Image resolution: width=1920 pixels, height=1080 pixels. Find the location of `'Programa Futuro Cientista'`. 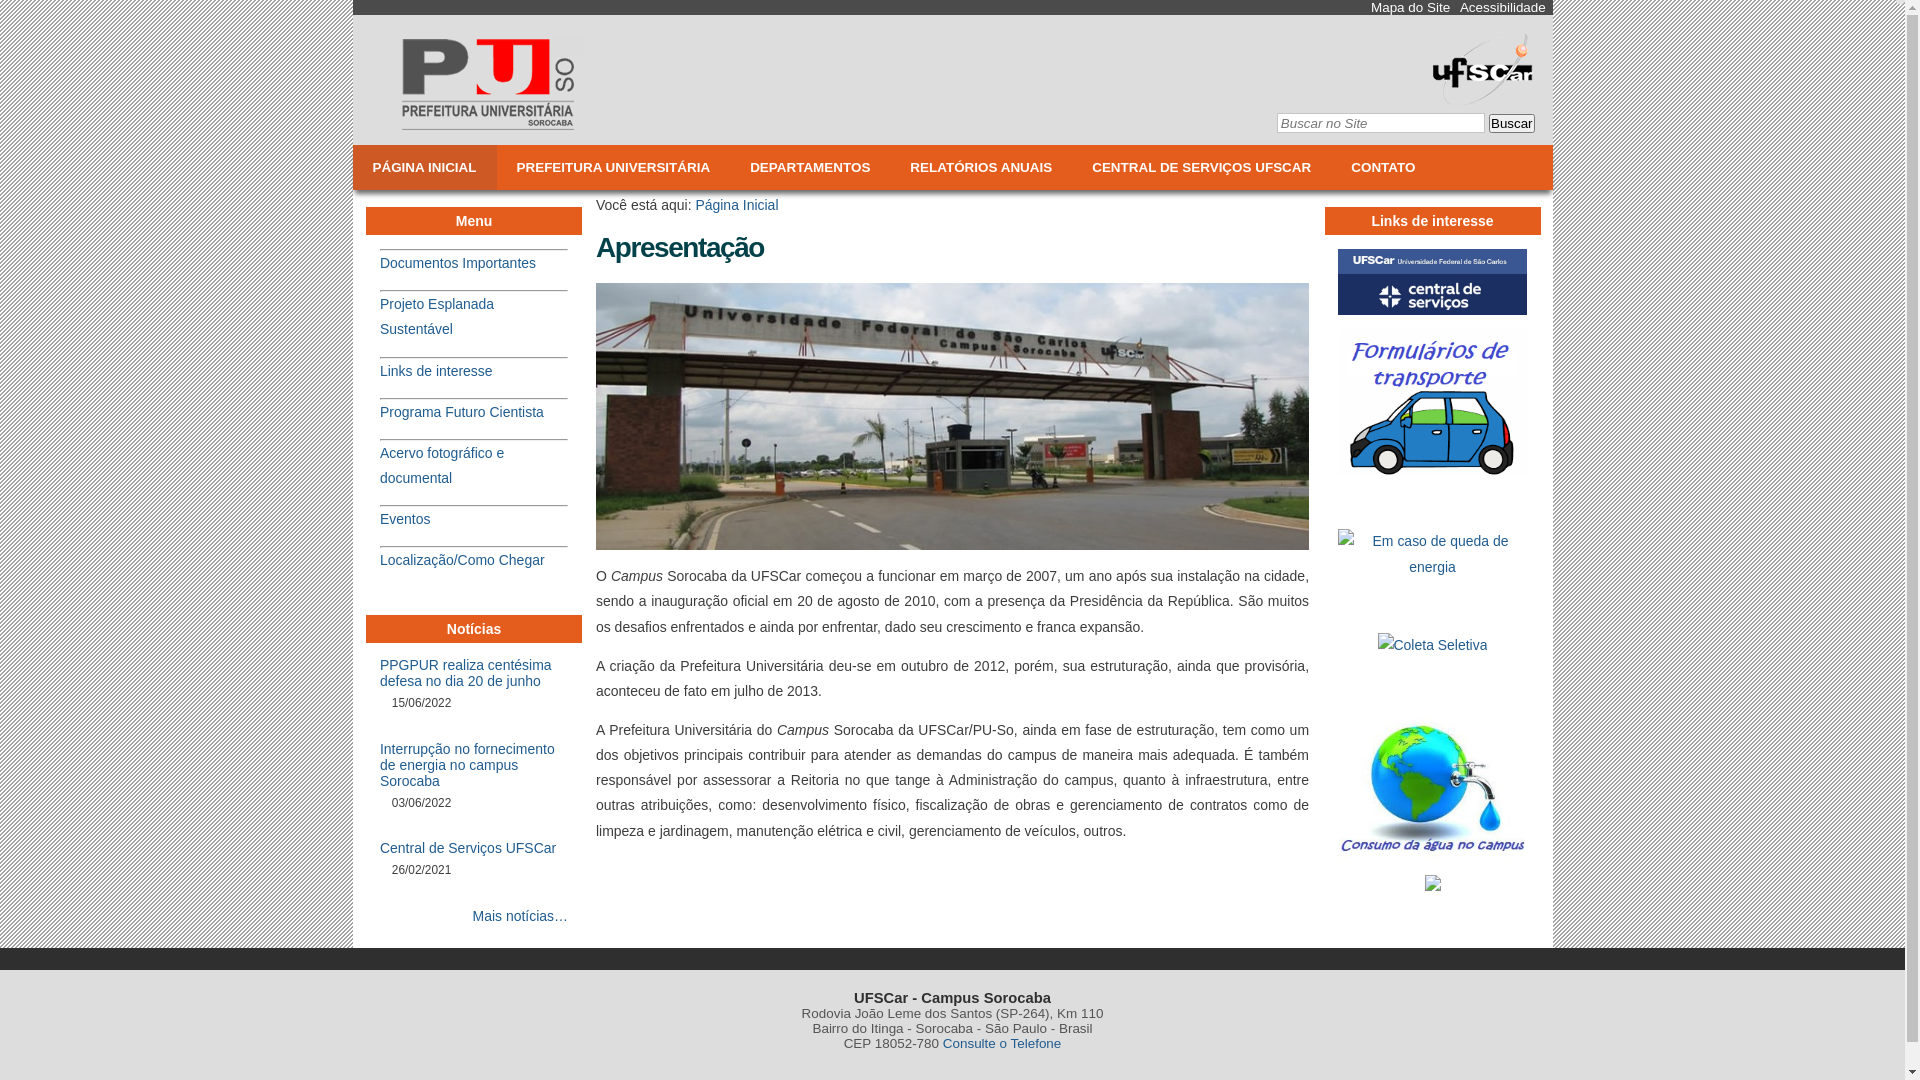

'Programa Futuro Cientista' is located at coordinates (460, 411).